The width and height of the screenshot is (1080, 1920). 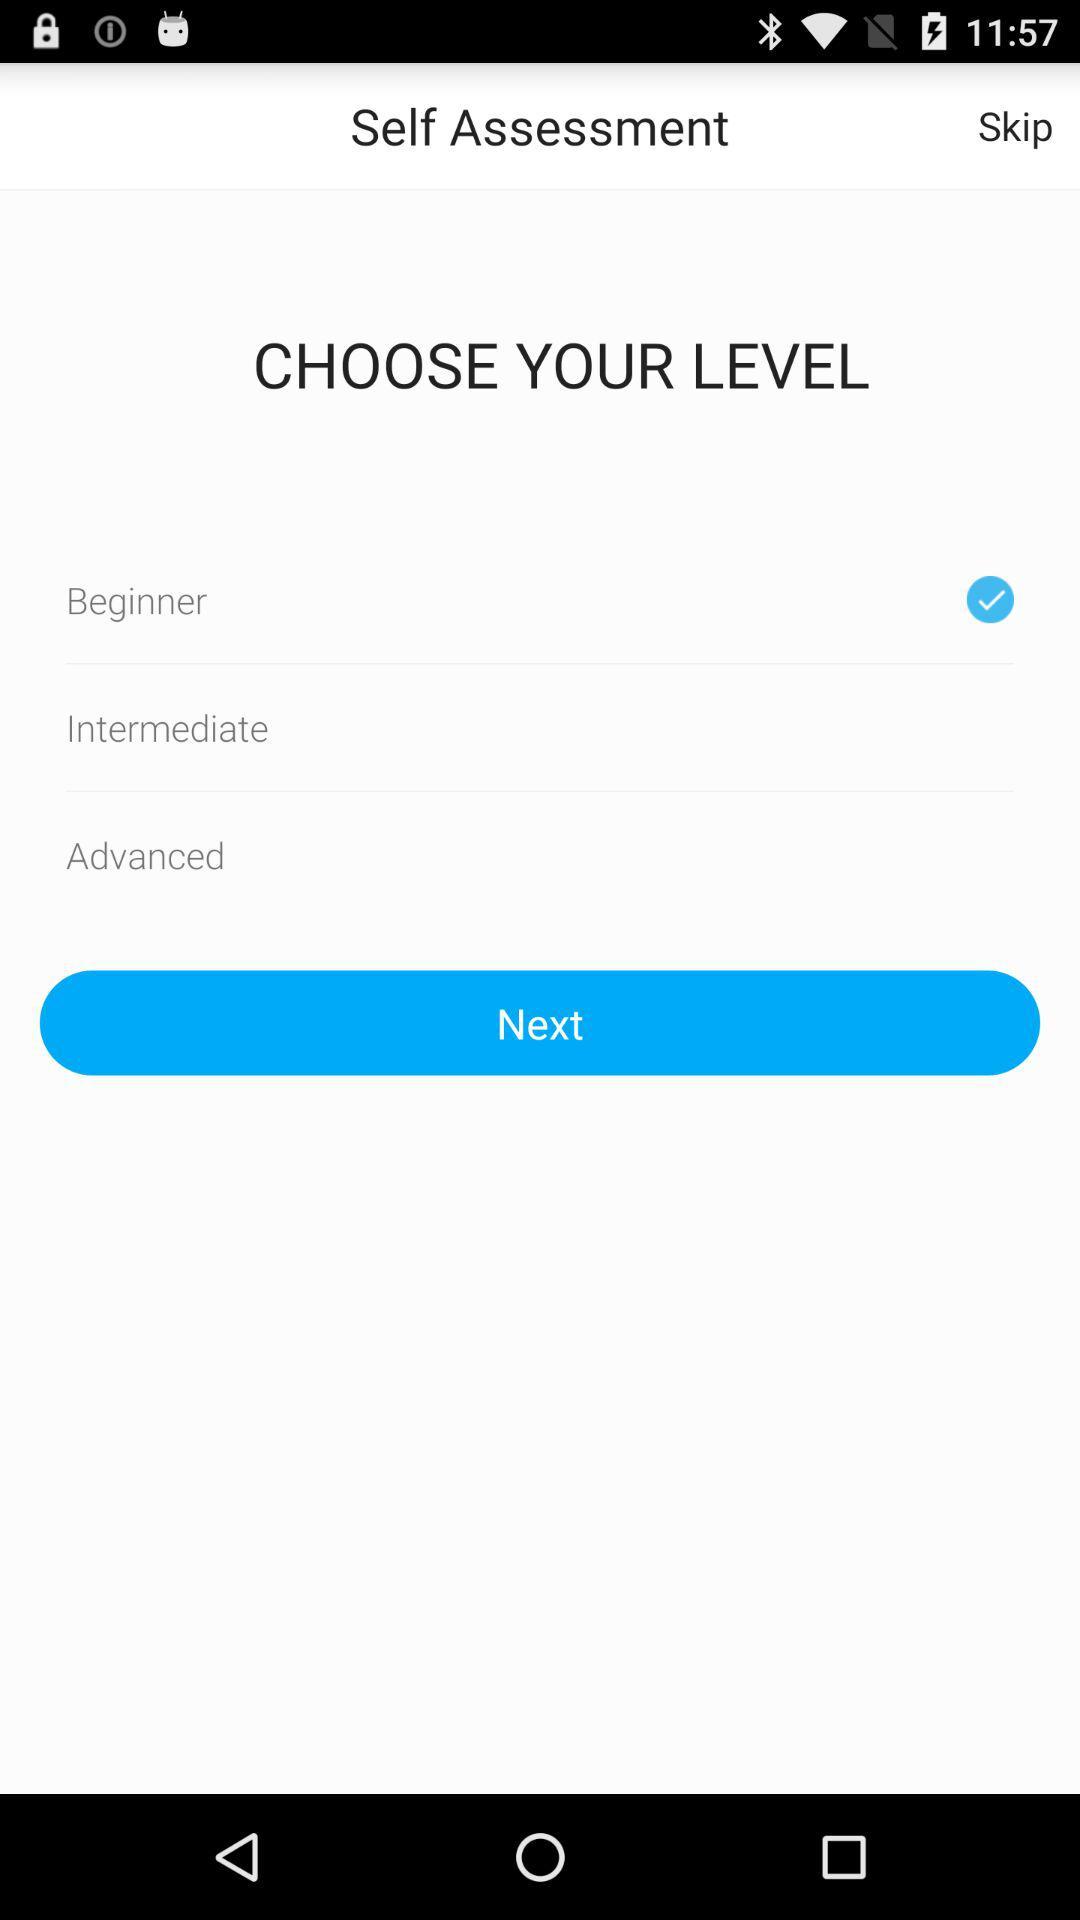 I want to click on the next icon, so click(x=540, y=1022).